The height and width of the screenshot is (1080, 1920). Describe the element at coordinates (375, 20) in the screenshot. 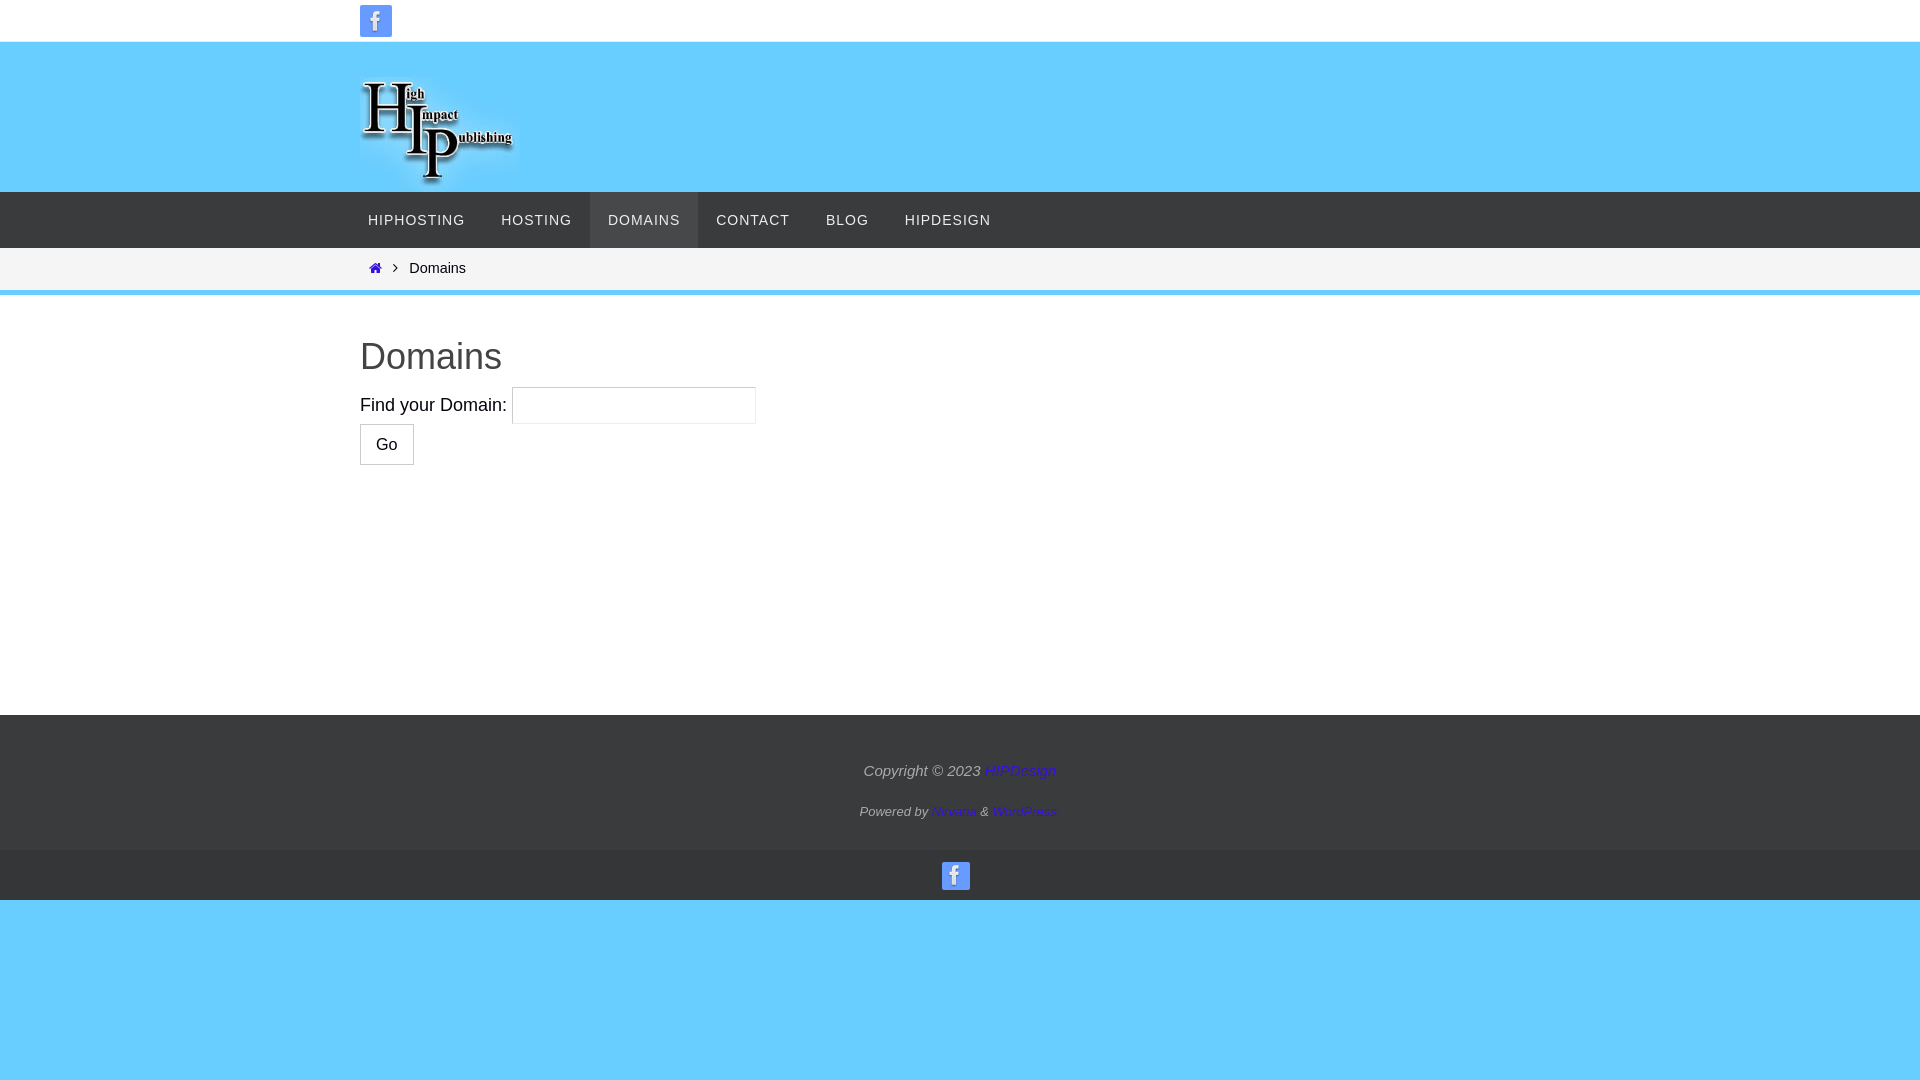

I see `'Facebook'` at that location.